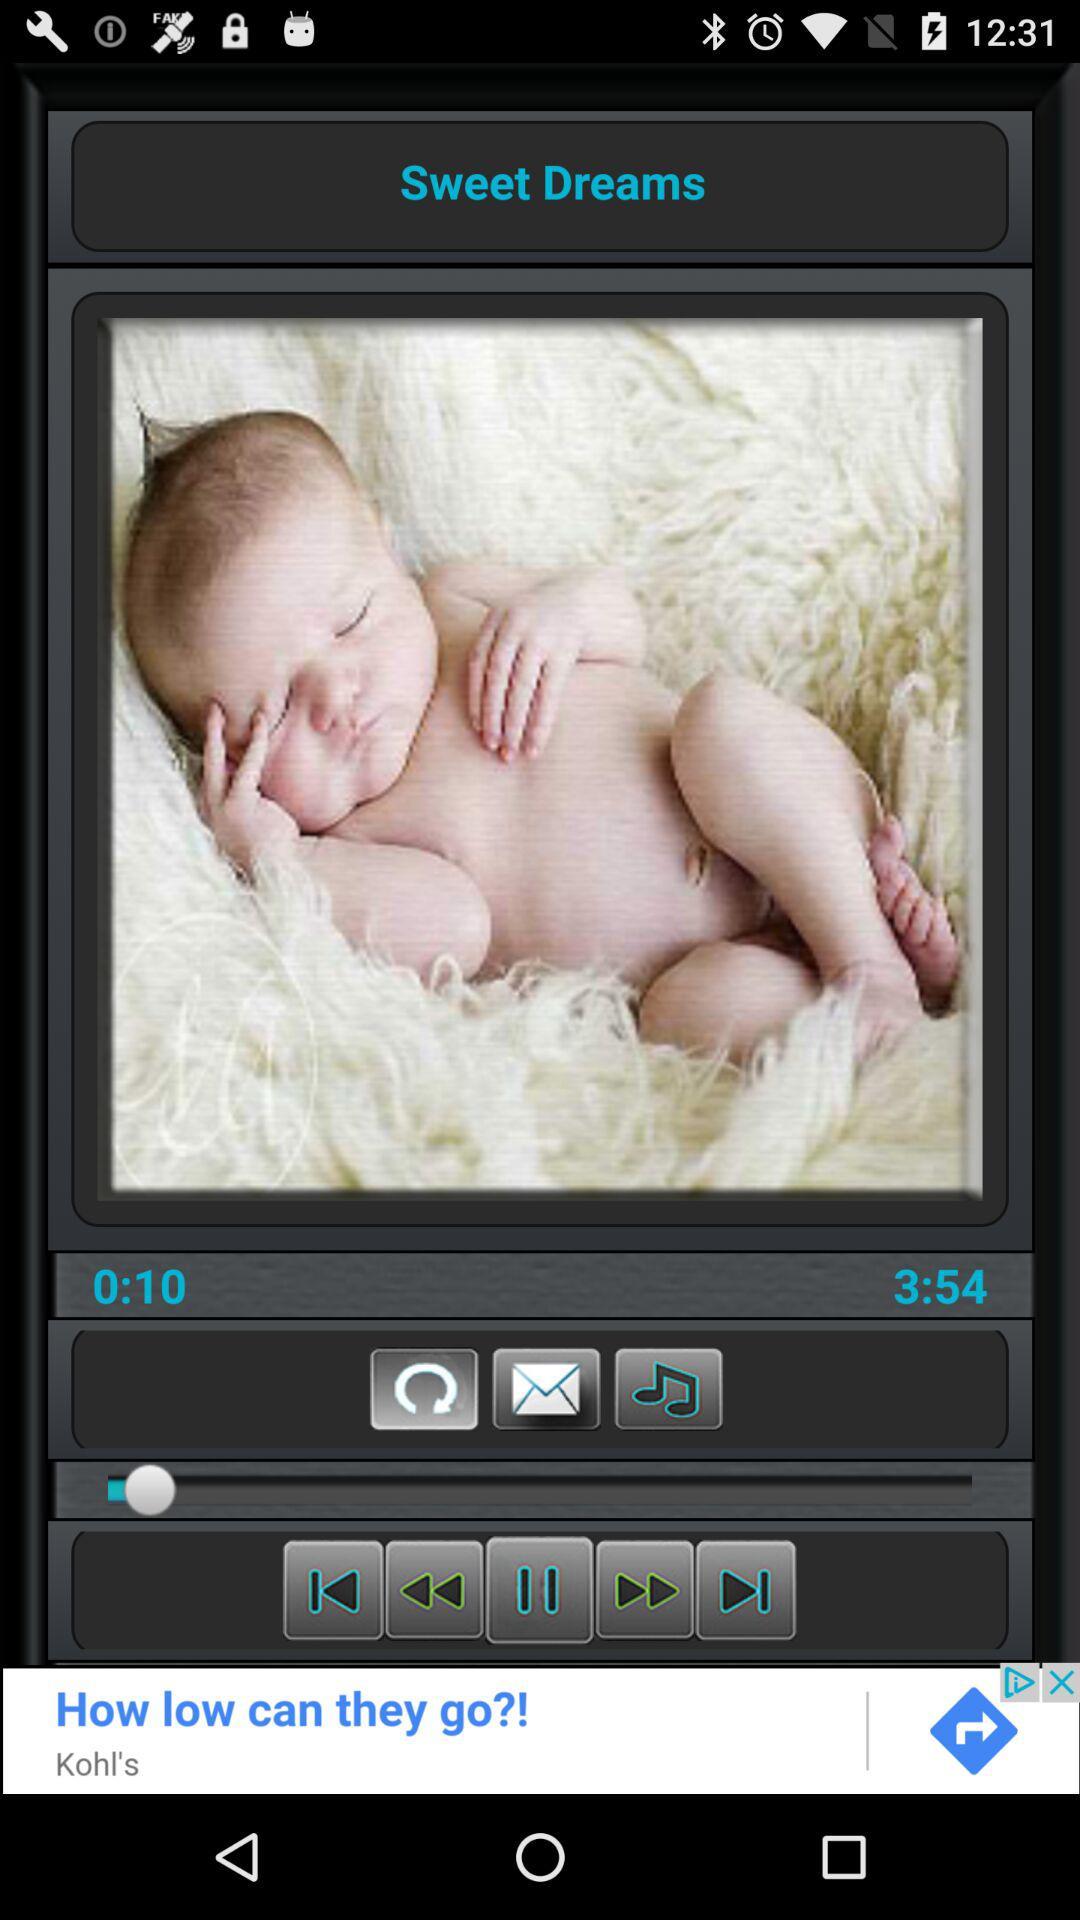 The height and width of the screenshot is (1920, 1080). I want to click on open advertisement, so click(540, 1727).